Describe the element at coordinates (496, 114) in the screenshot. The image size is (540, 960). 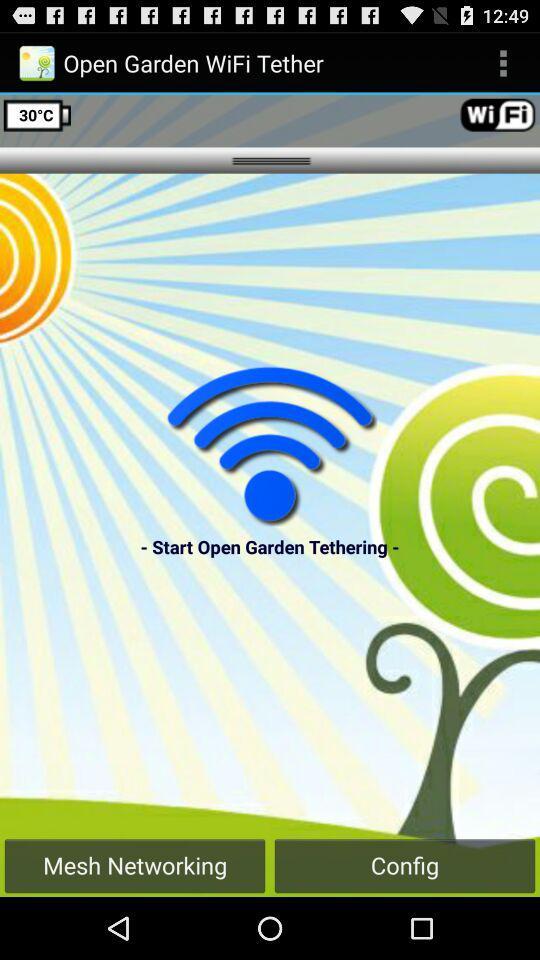
I see `the text wi fi` at that location.